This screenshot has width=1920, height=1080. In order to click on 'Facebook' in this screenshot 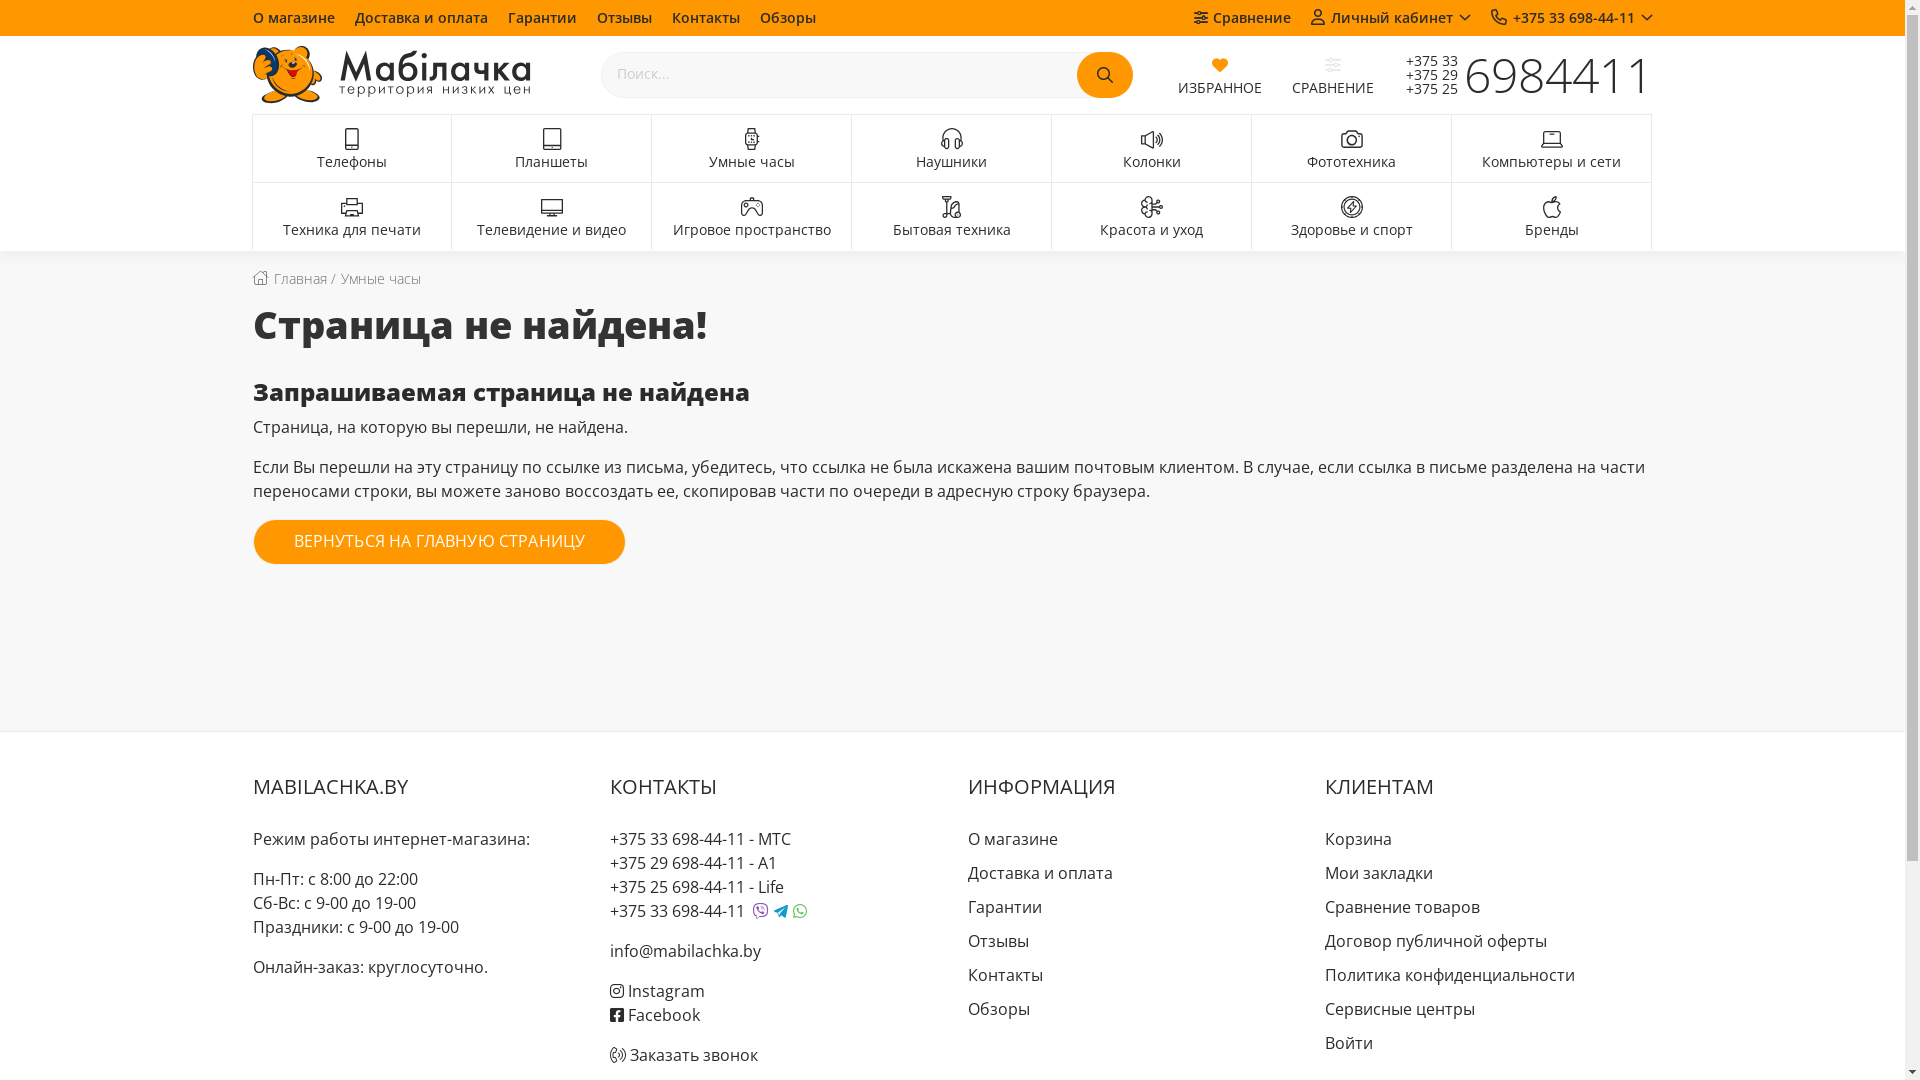, I will do `click(654, 1014)`.